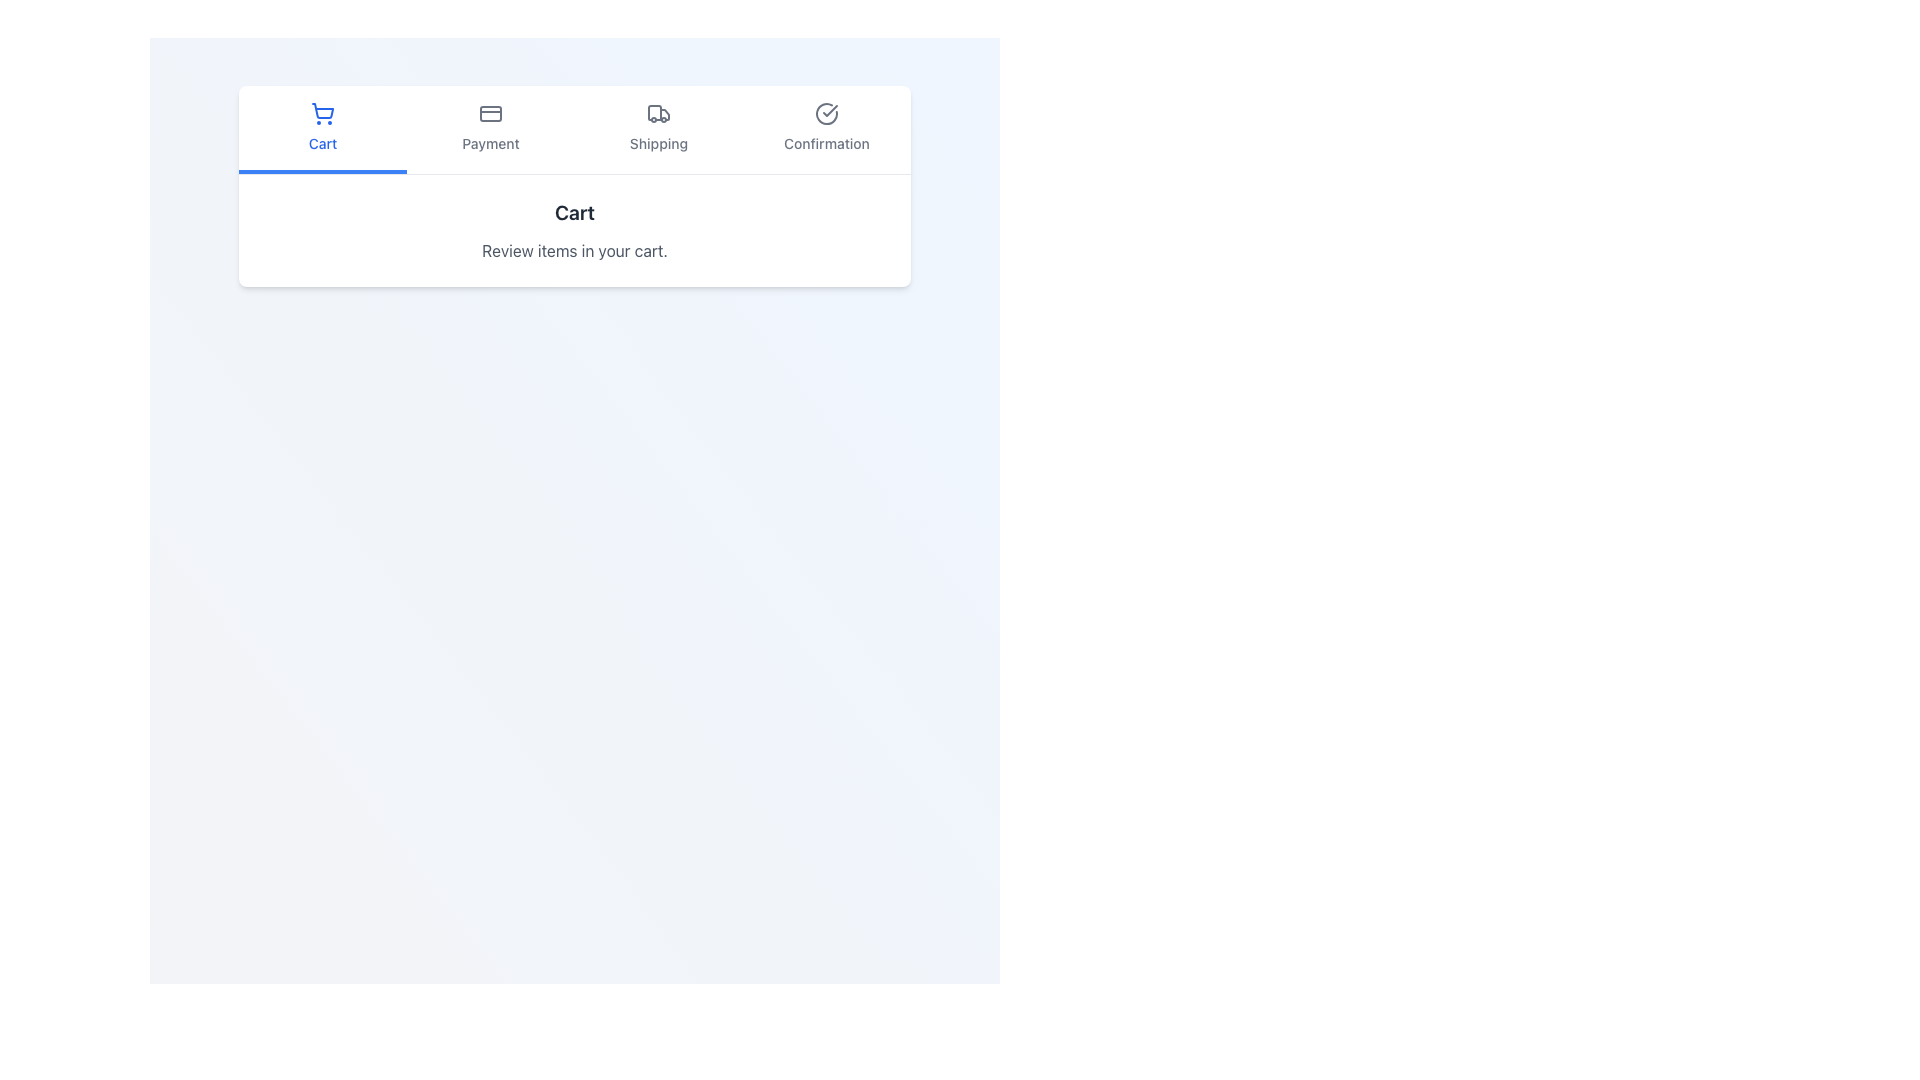 Image resolution: width=1920 pixels, height=1080 pixels. Describe the element at coordinates (574, 212) in the screenshot. I see `the 'Cart' section header text label, which indicates the current section of the shopping process` at that location.